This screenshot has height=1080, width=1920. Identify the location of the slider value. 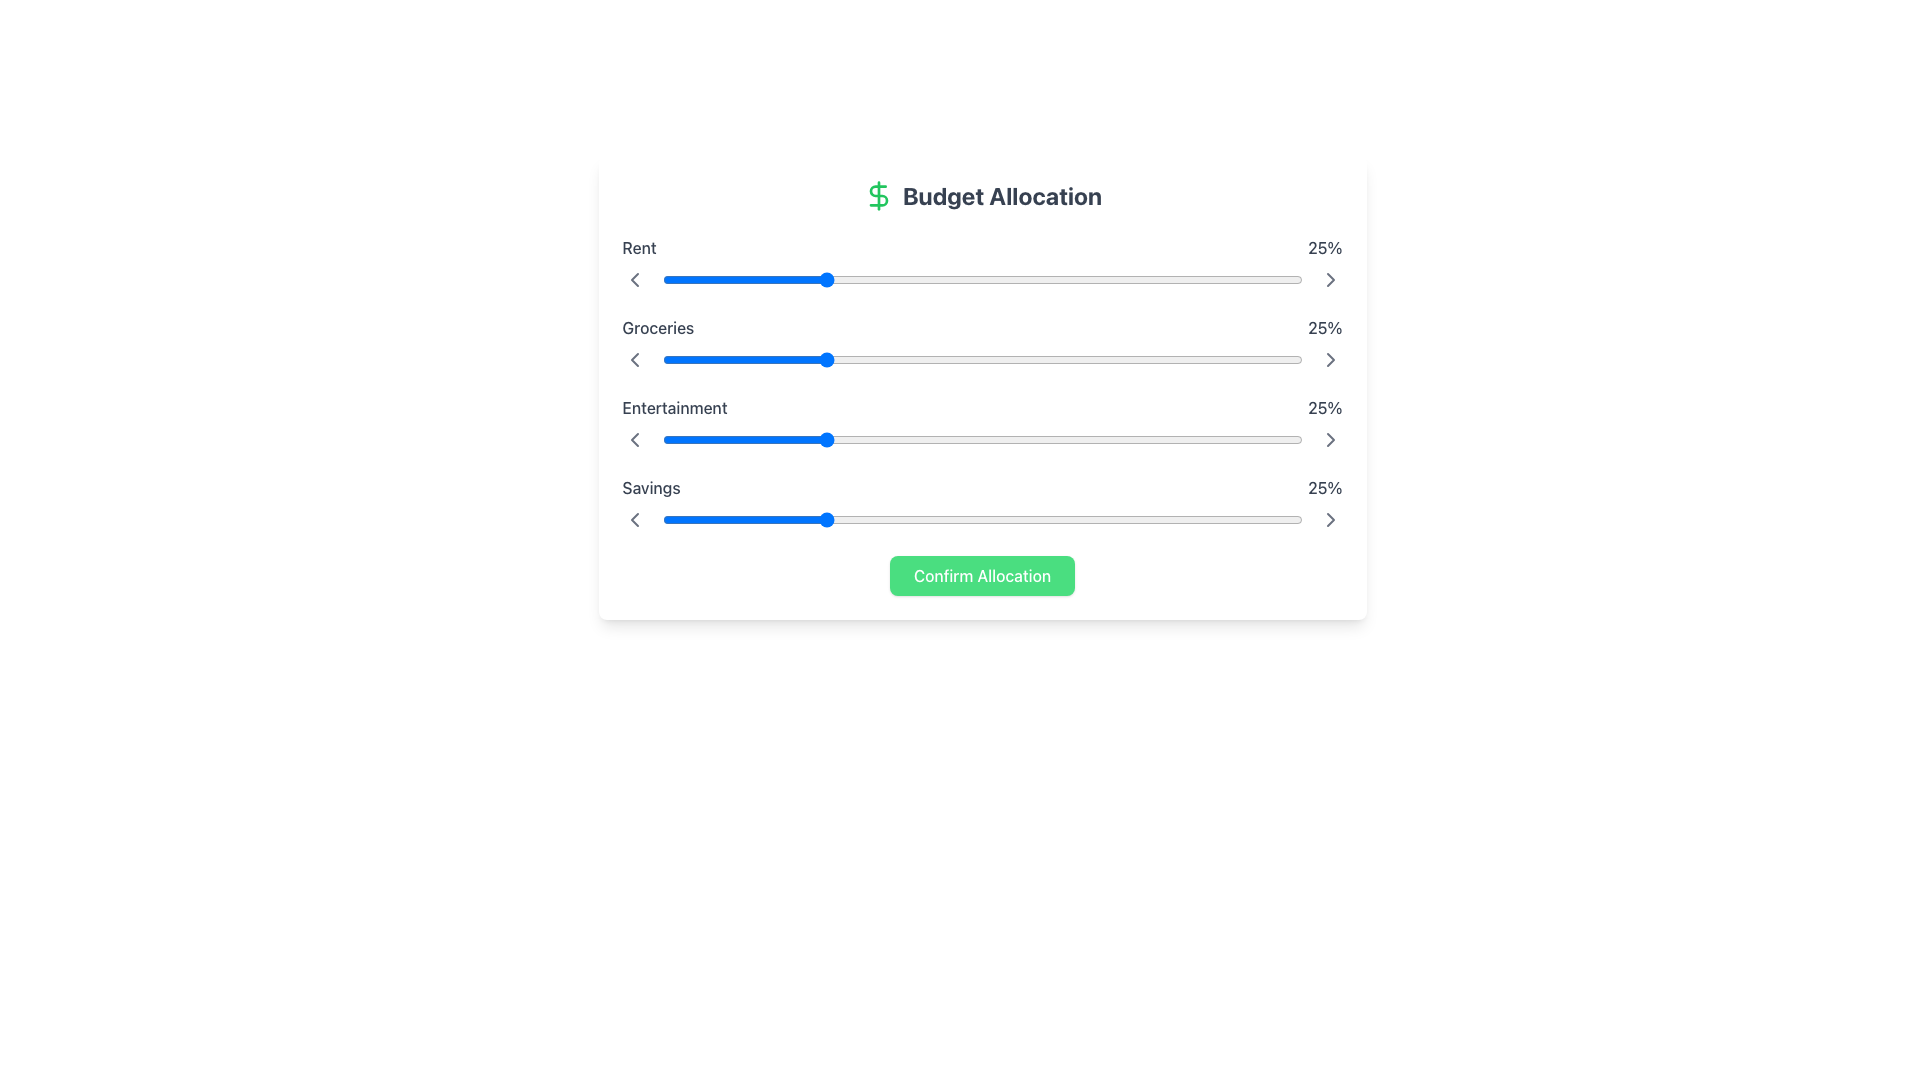
(923, 519).